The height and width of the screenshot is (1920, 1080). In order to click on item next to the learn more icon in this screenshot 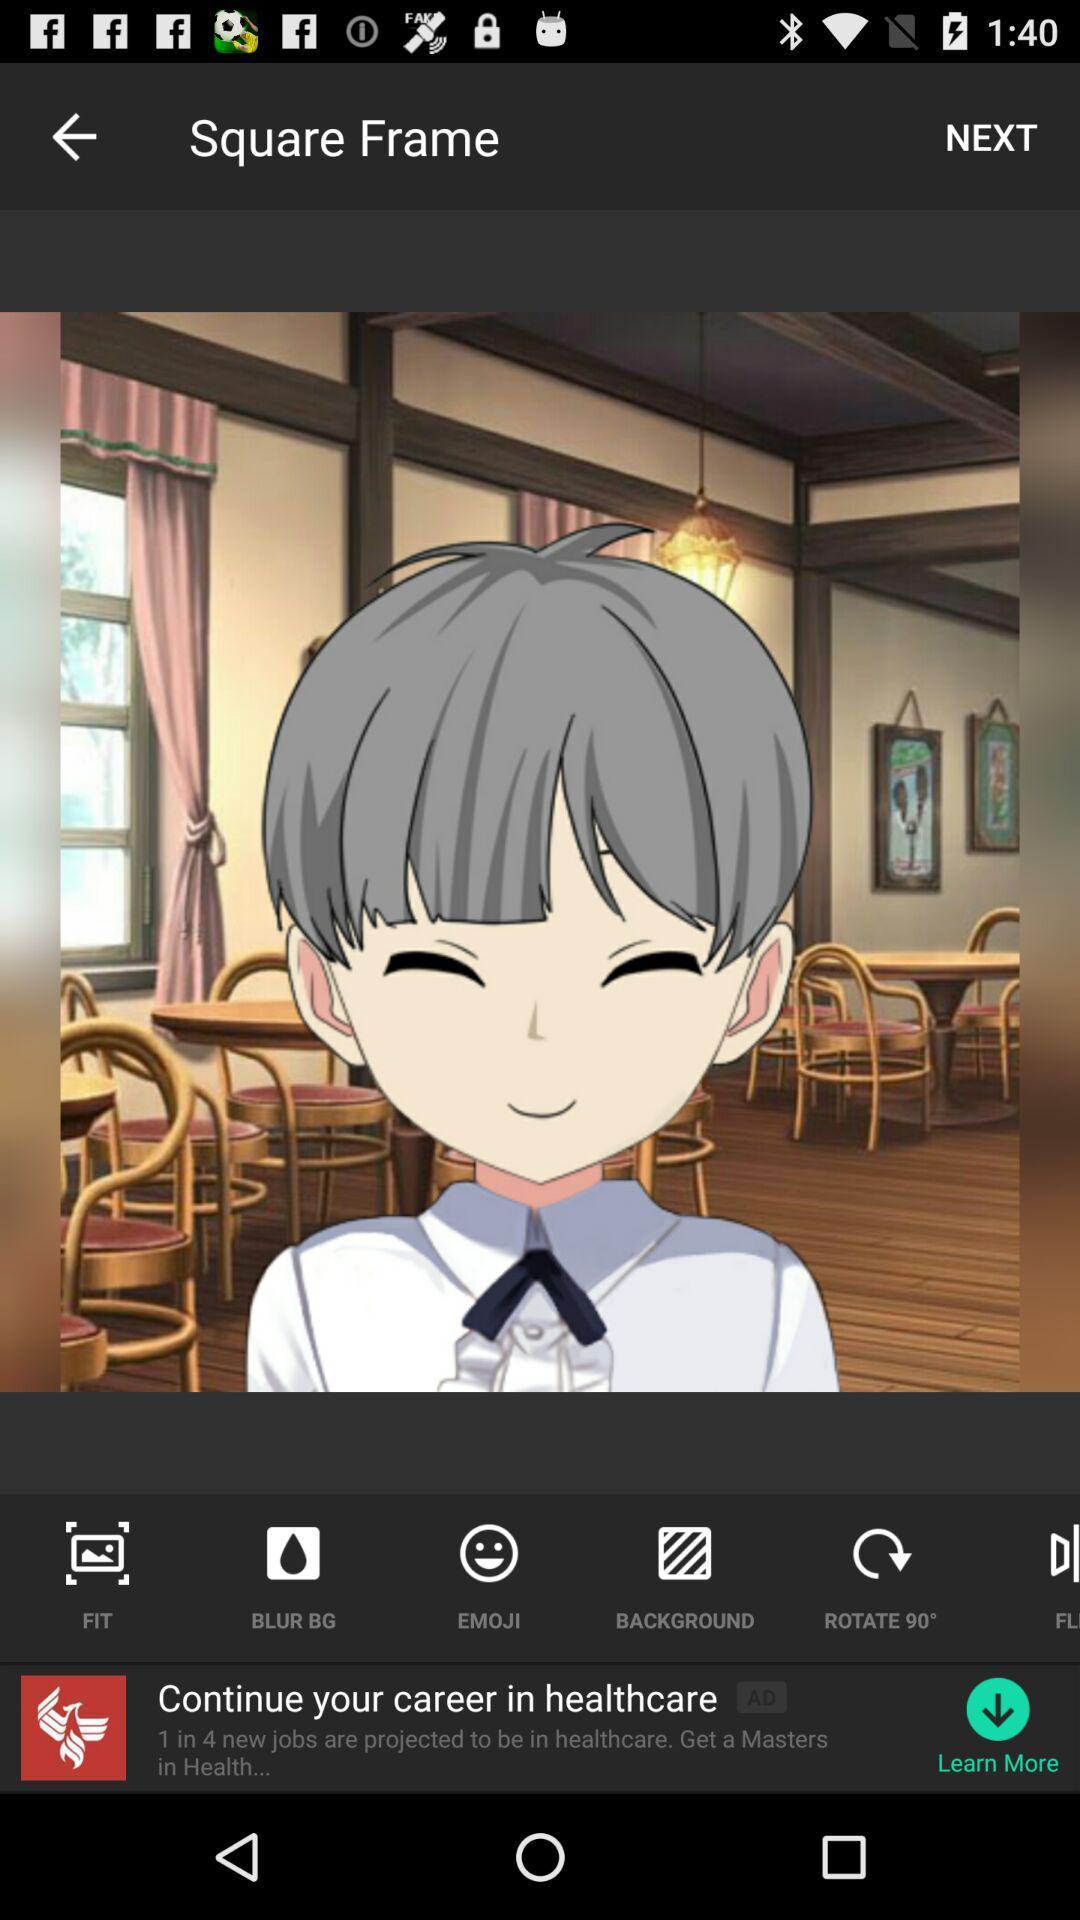, I will do `click(504, 1751)`.